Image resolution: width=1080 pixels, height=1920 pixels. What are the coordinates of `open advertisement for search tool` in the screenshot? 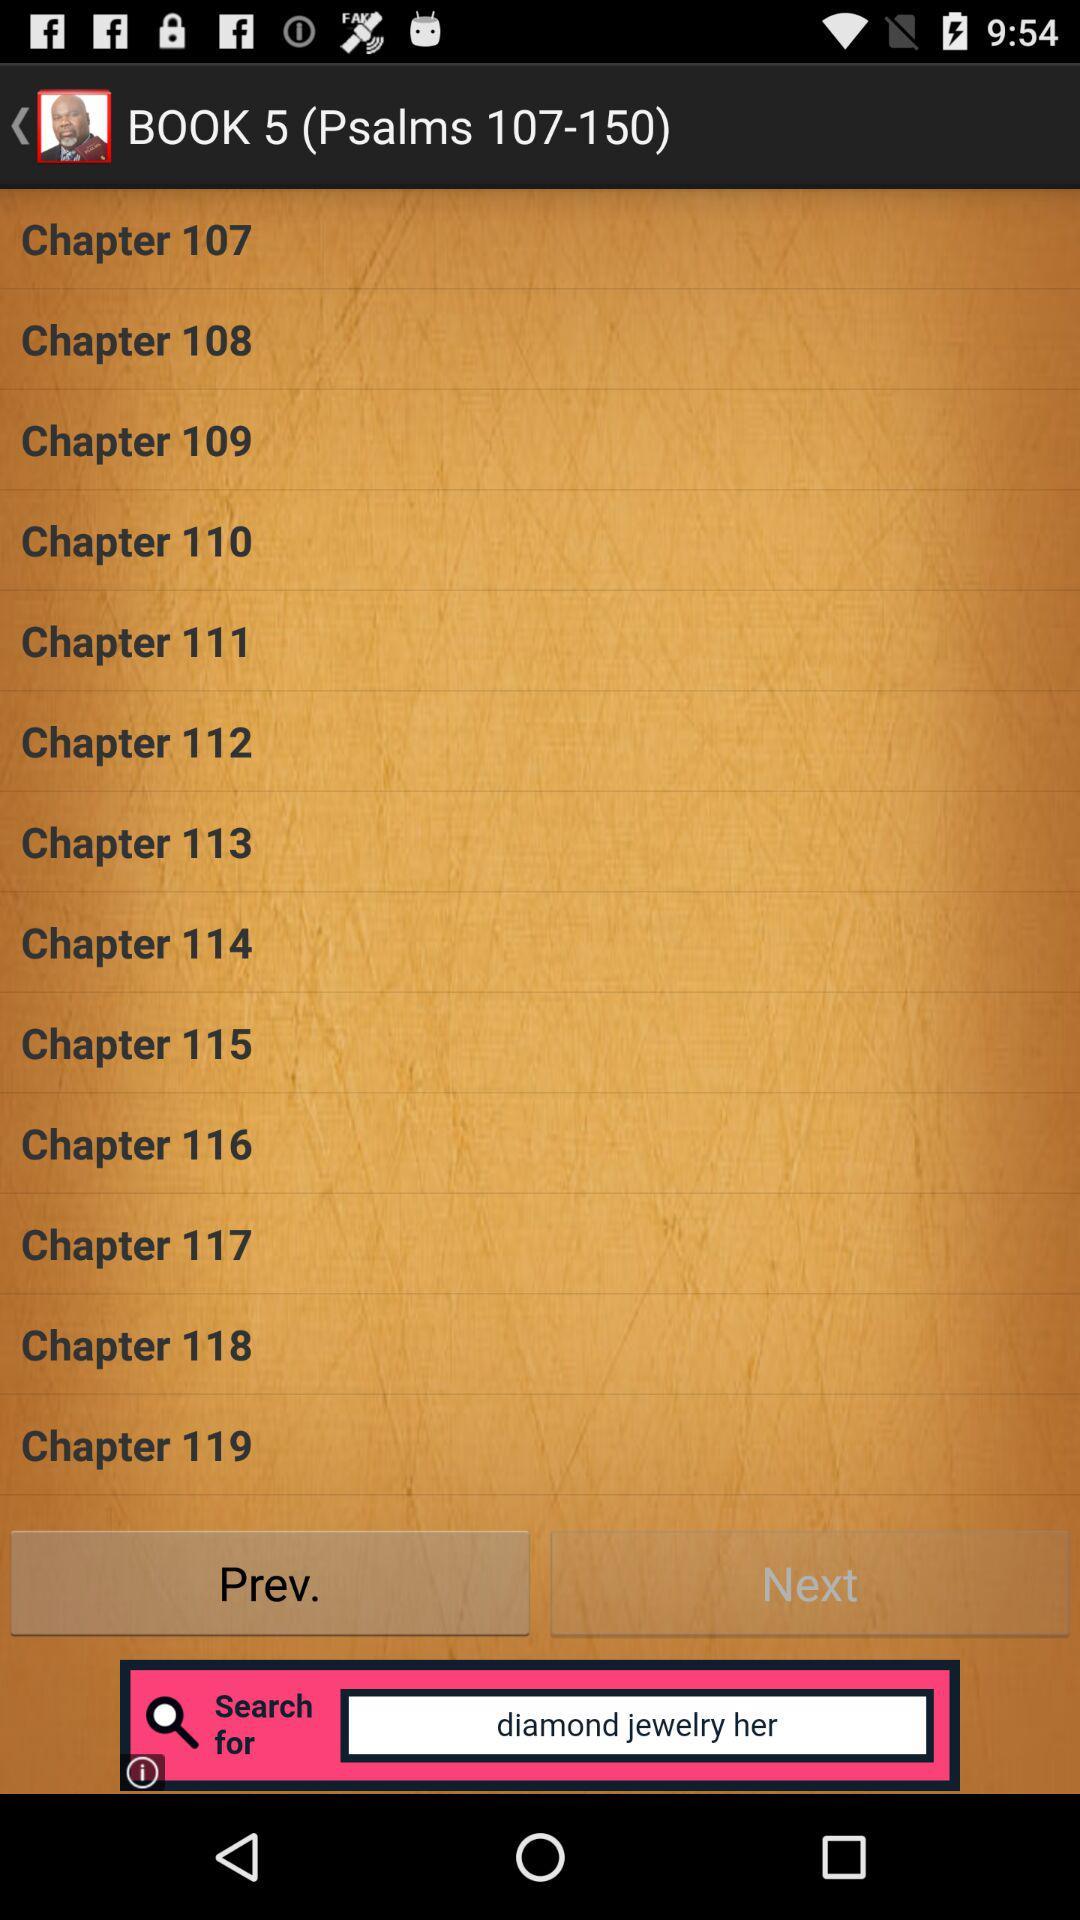 It's located at (540, 1724).